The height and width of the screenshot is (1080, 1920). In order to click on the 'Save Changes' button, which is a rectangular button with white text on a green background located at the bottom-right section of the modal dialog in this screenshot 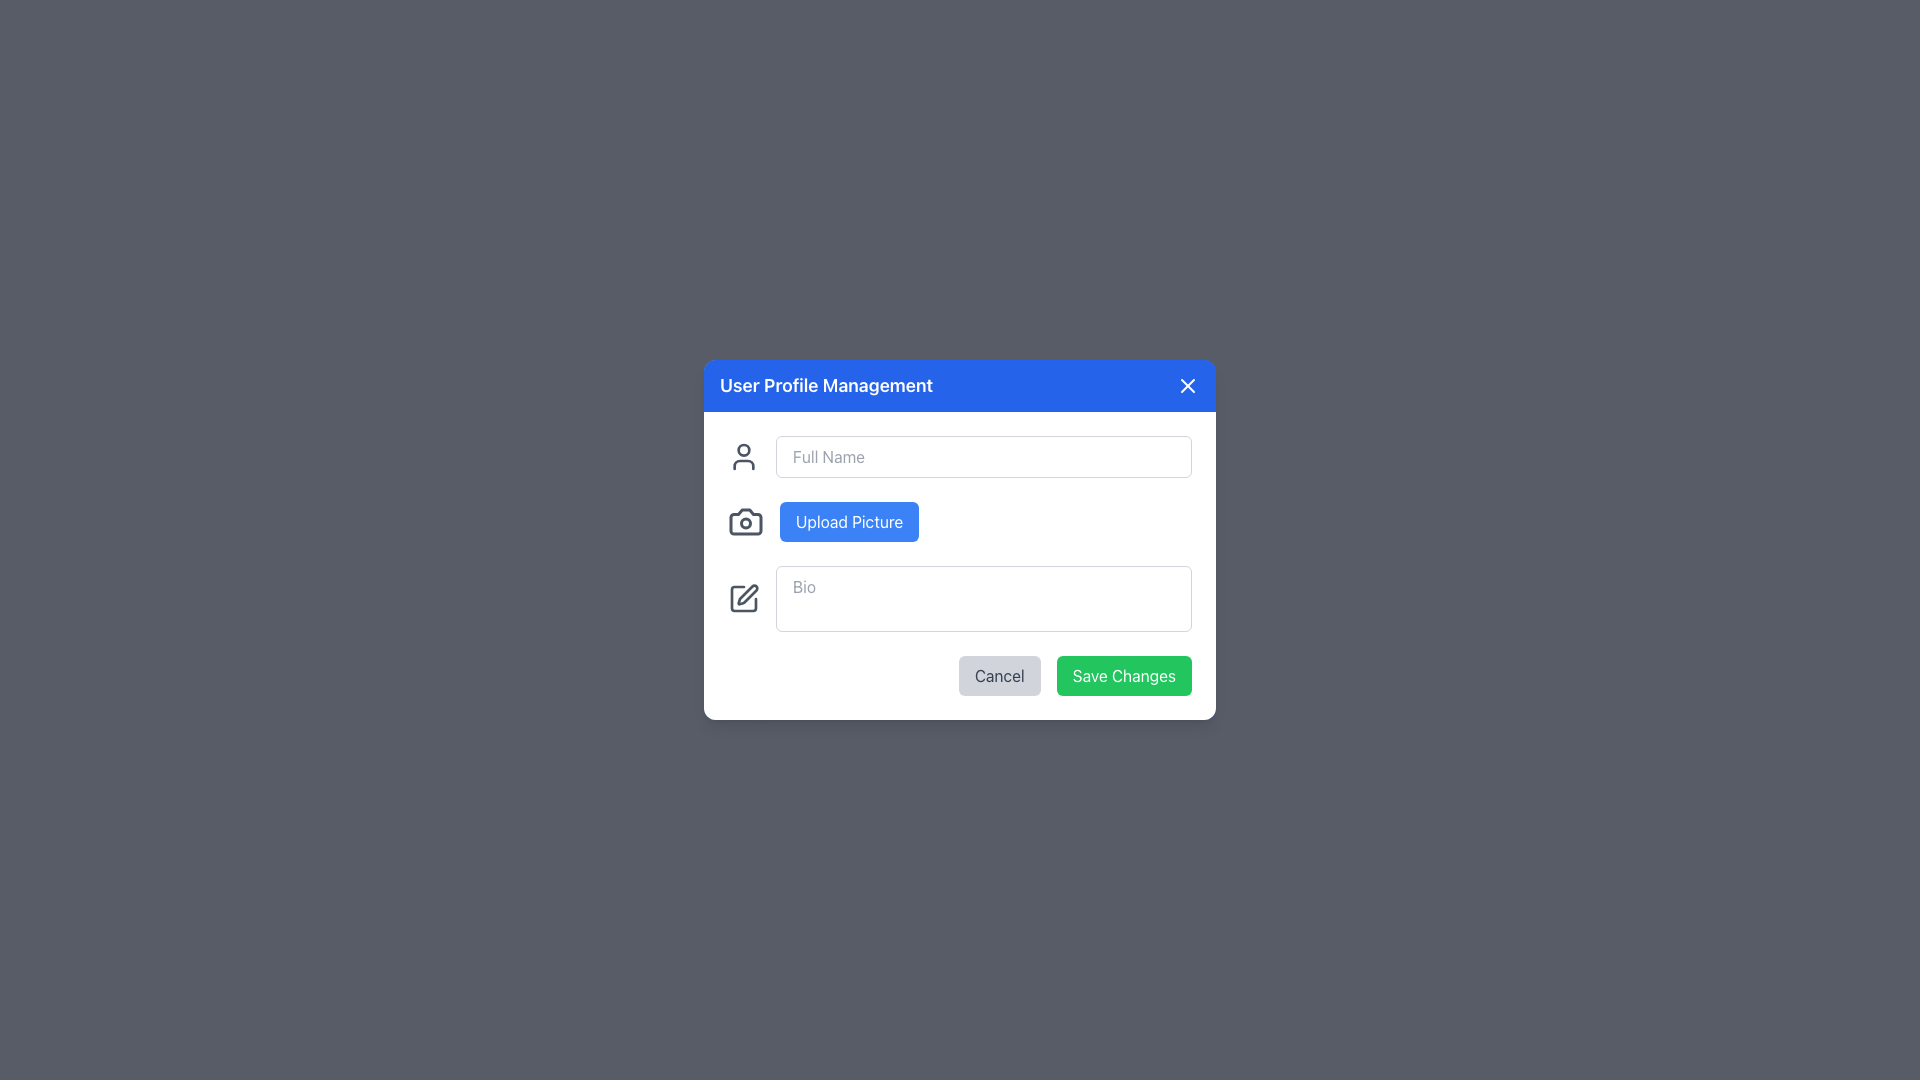, I will do `click(1123, 675)`.